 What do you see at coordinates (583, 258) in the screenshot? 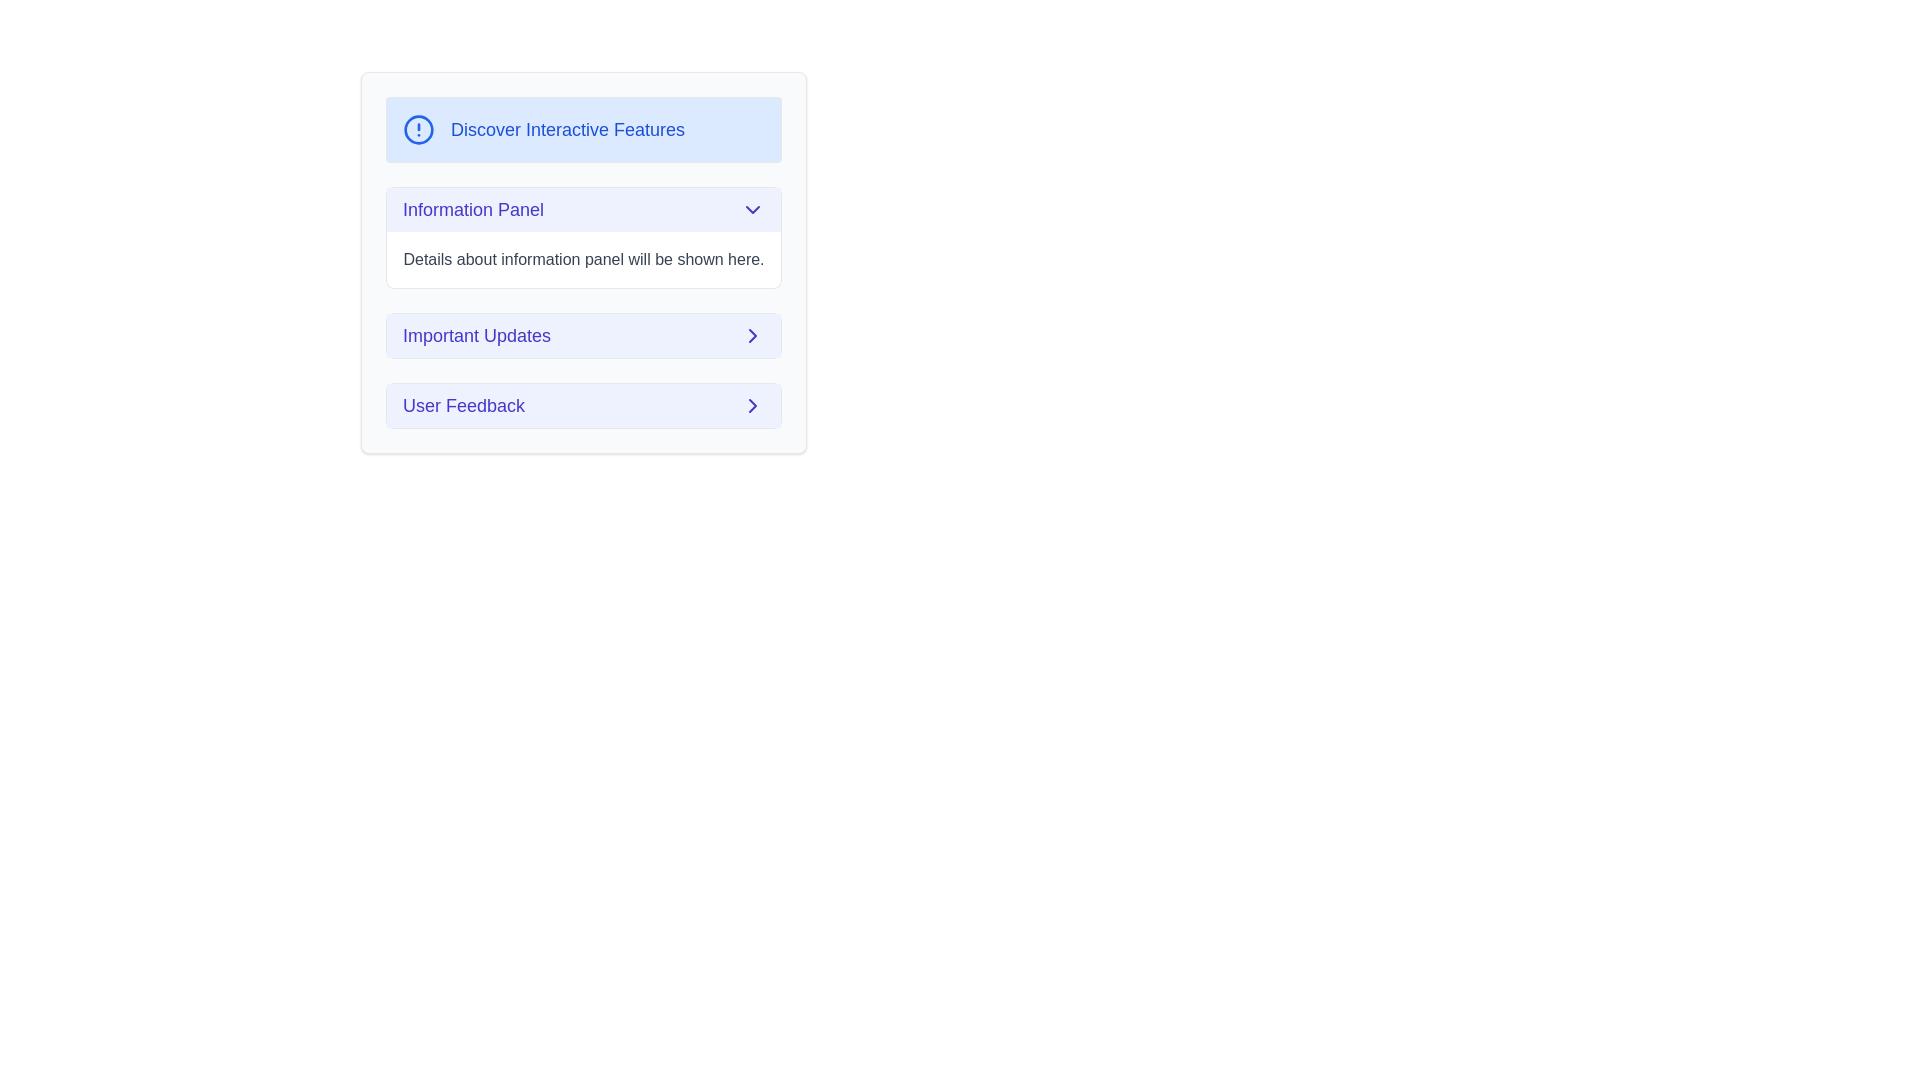
I see `static text 'Details about information panel will be shown here.' located in the collapsible panel under the heading 'Information Panel'` at bounding box center [583, 258].